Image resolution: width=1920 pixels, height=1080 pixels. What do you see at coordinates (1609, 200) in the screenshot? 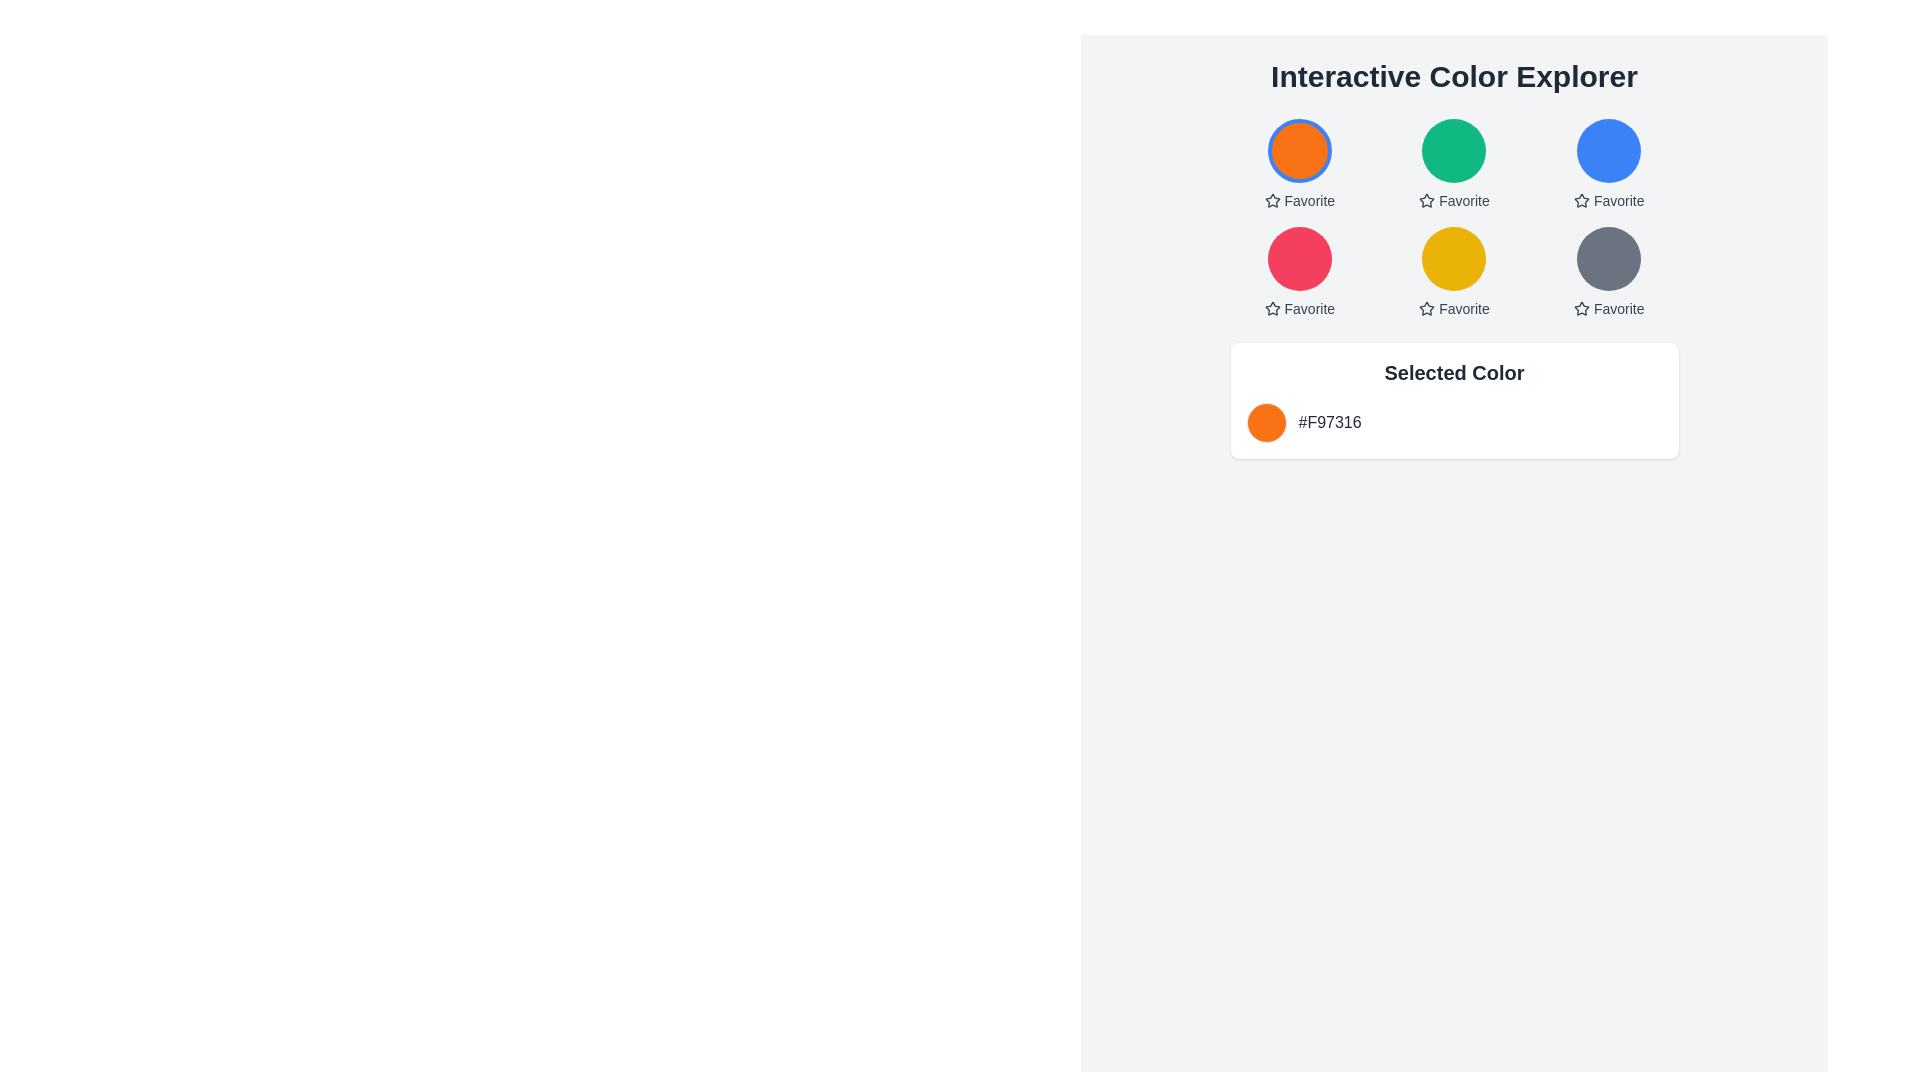
I see `the star icon of the 'Favorite' Interactive Label located in the right column below the blue circle item to mark as a favorite` at bounding box center [1609, 200].